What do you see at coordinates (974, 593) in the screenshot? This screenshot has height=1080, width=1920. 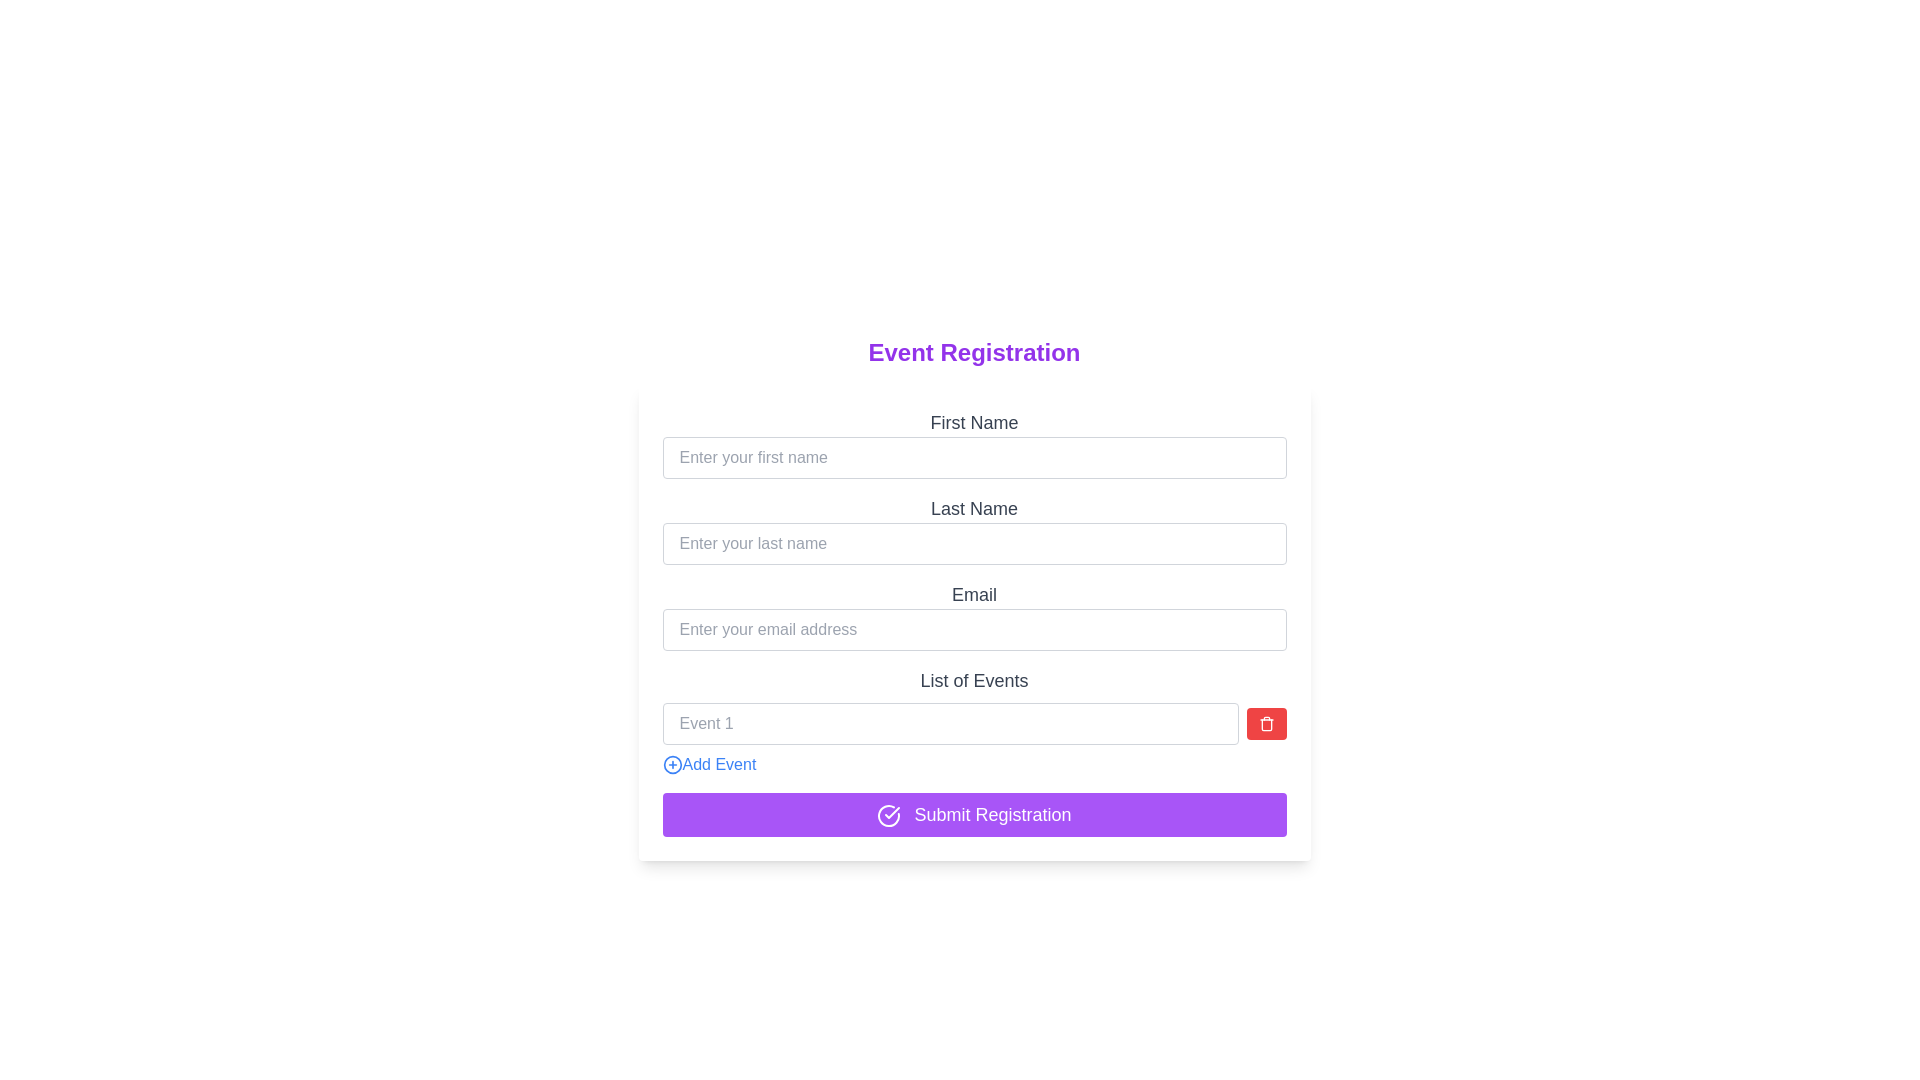 I see `the label for the email address input field located in the 'Event Registration' form, positioned below the 'Last Name' field` at bounding box center [974, 593].